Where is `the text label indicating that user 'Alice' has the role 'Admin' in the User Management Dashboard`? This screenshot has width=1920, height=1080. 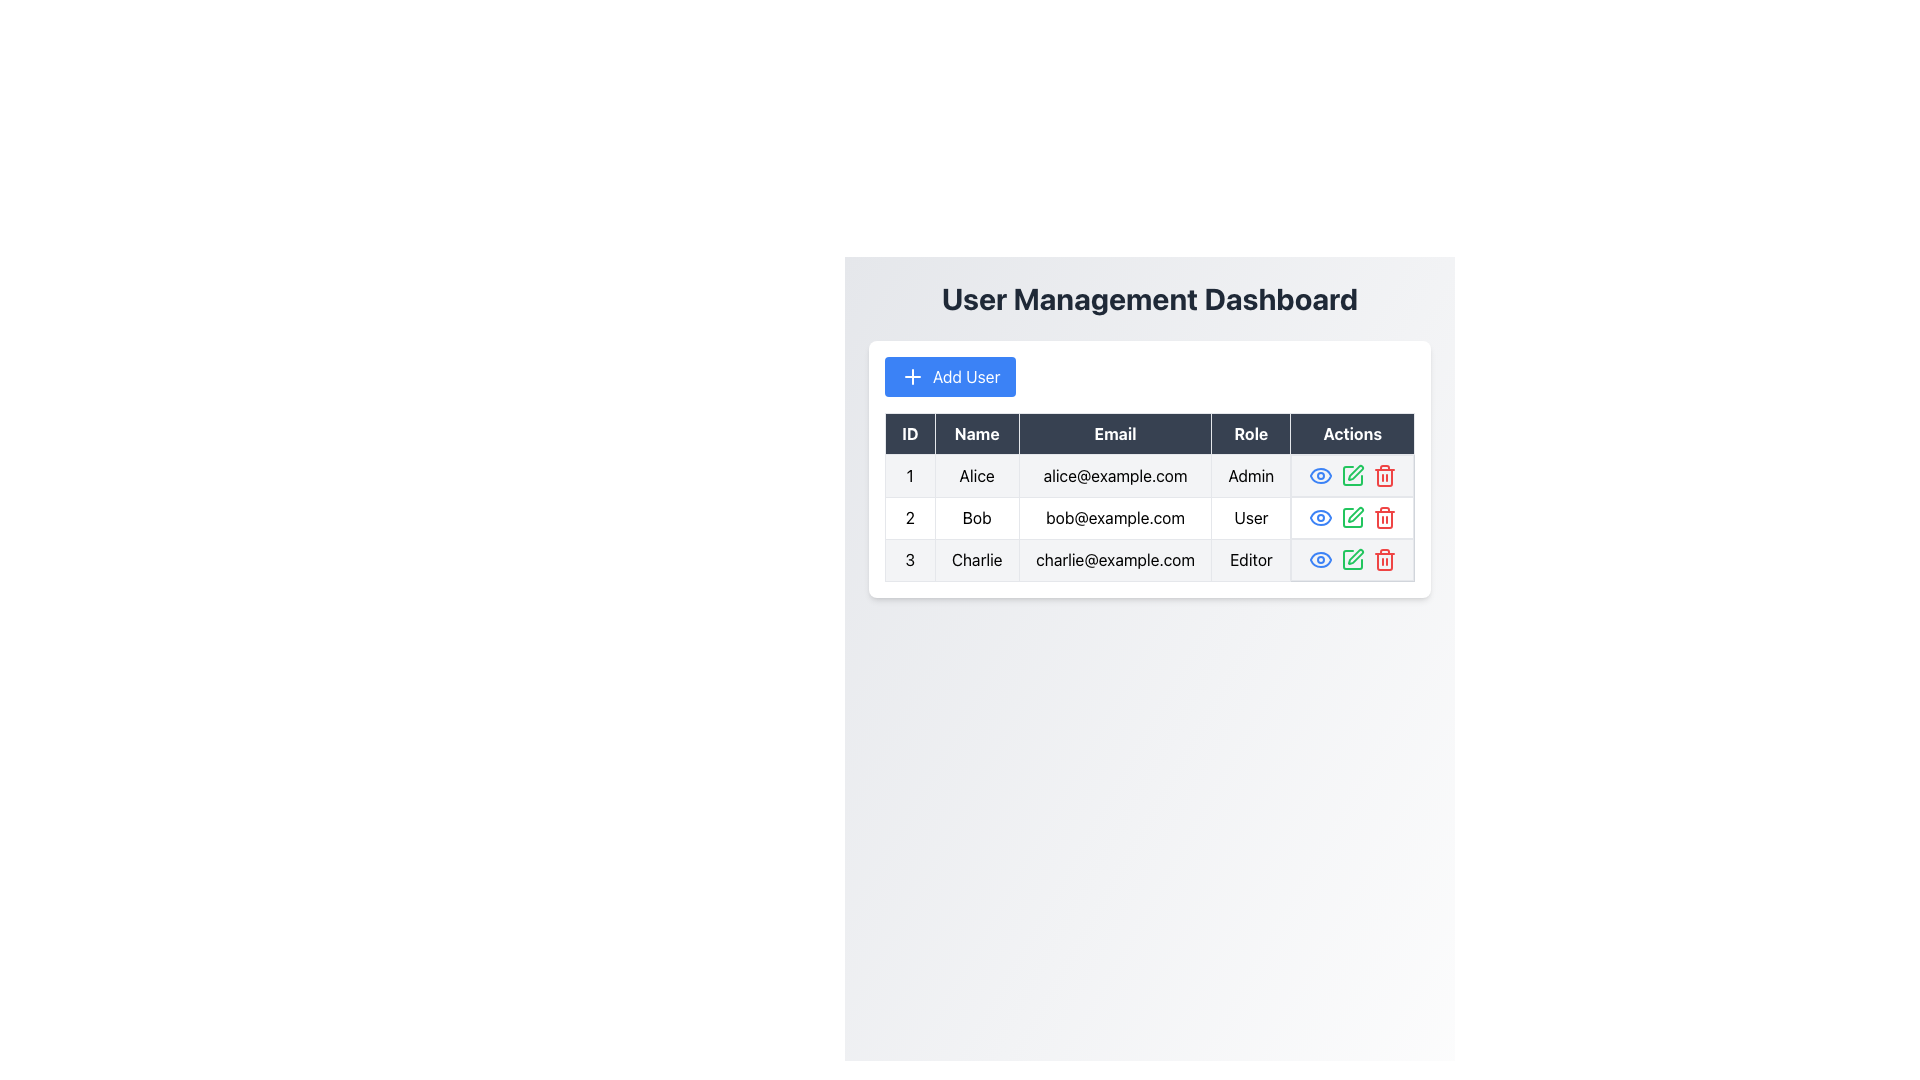
the text label indicating that user 'Alice' has the role 'Admin' in the User Management Dashboard is located at coordinates (1250, 475).